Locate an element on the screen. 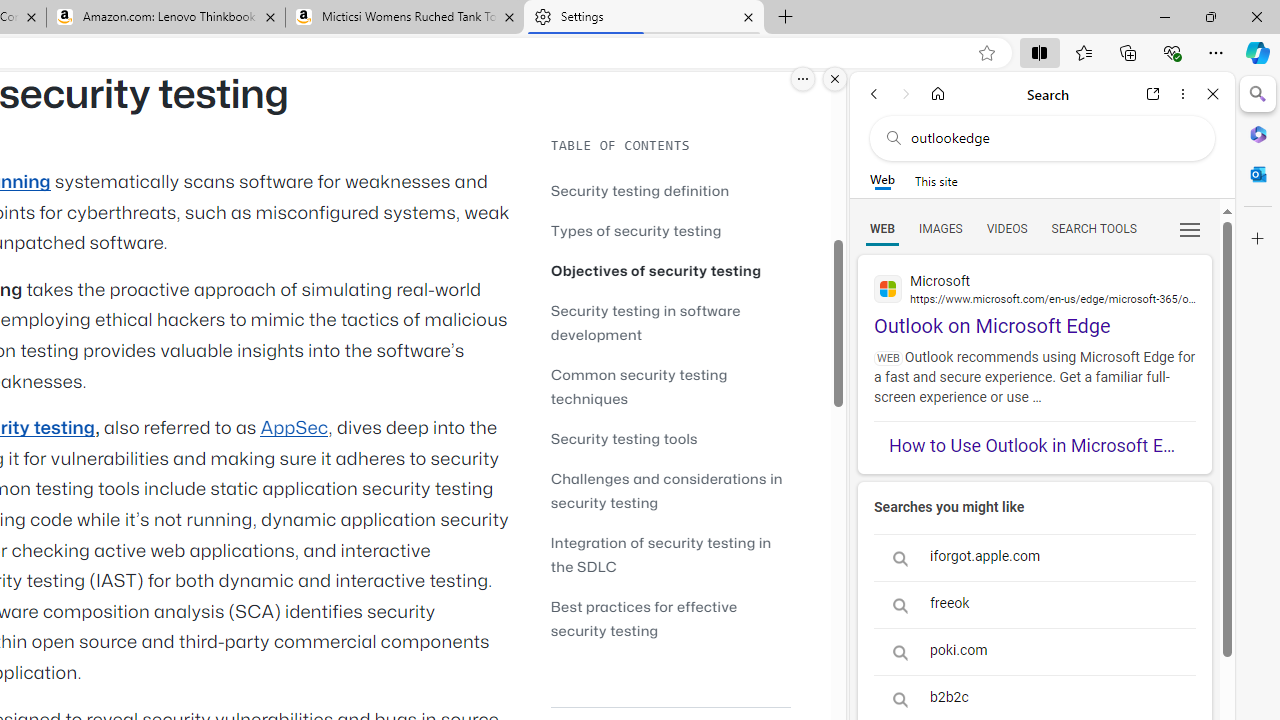 The height and width of the screenshot is (720, 1280). 'Close split screen.' is located at coordinates (835, 78).